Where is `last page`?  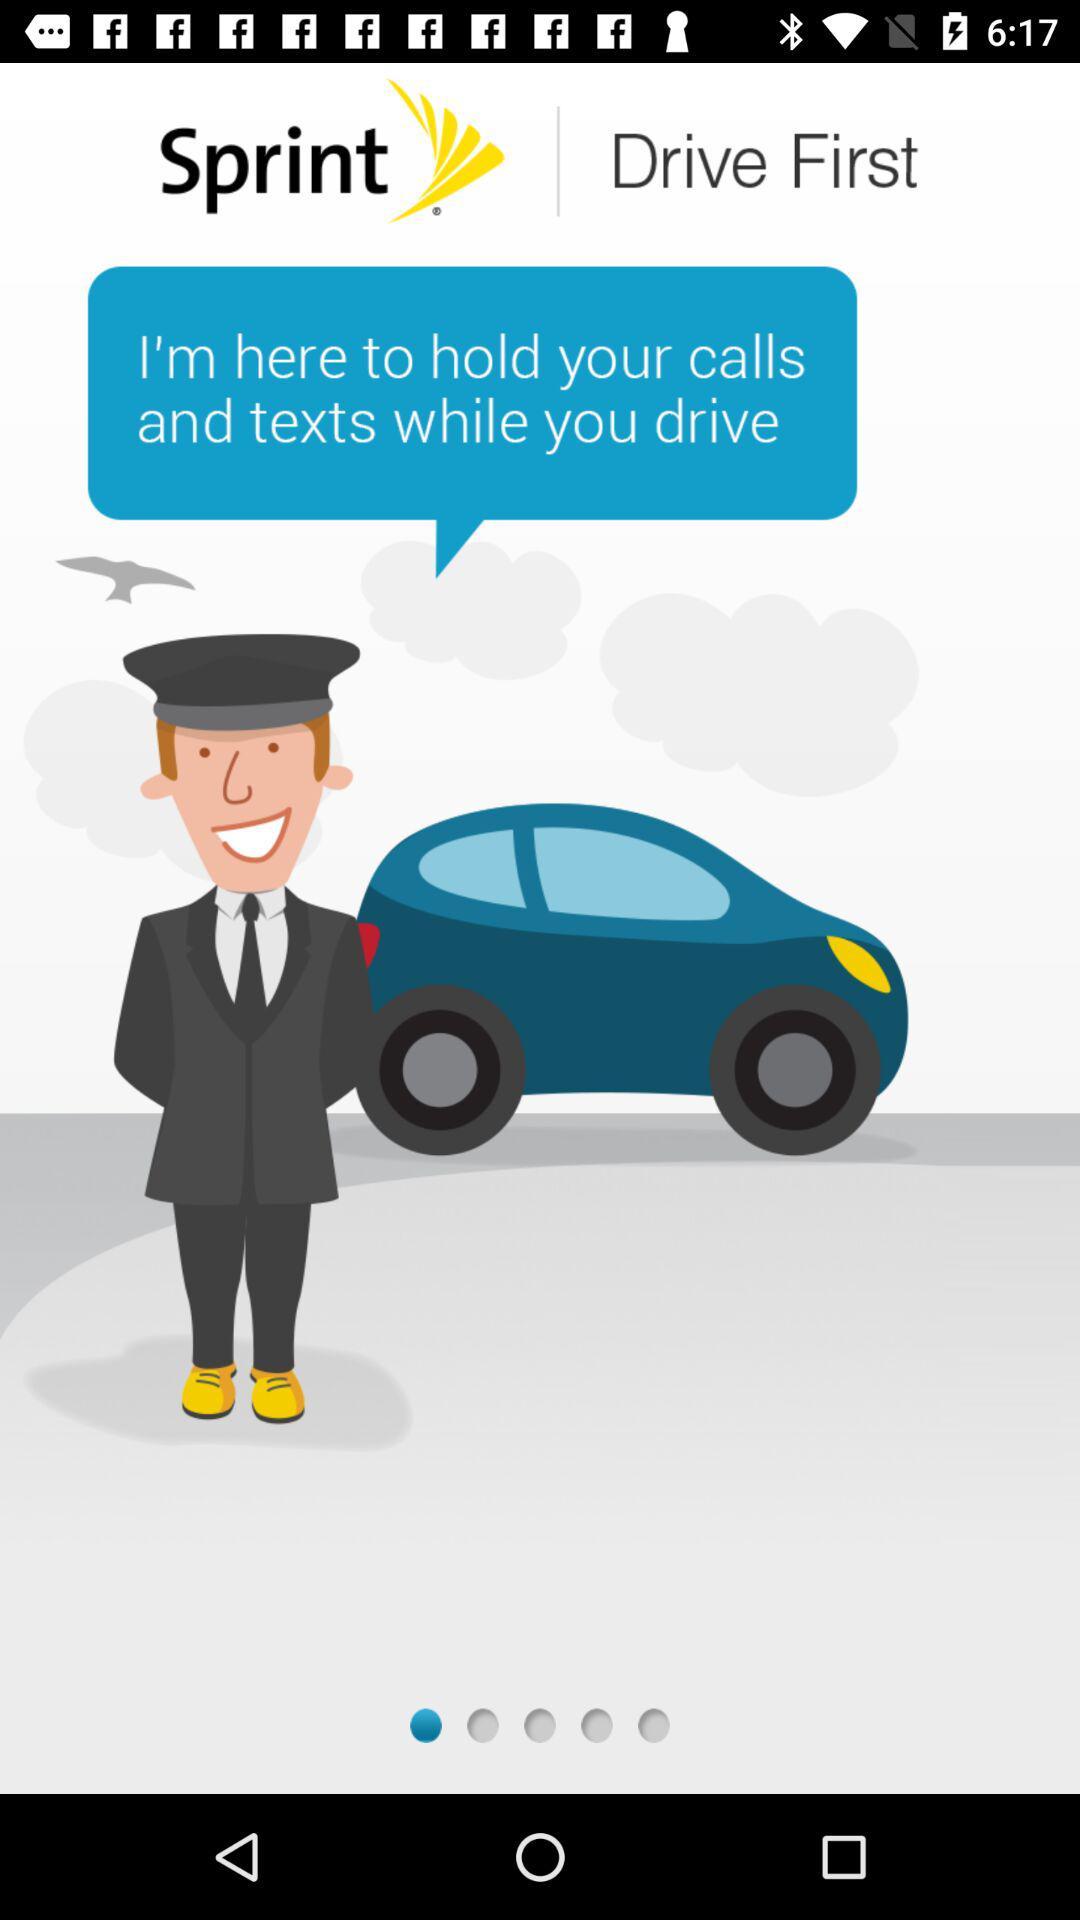
last page is located at coordinates (654, 1724).